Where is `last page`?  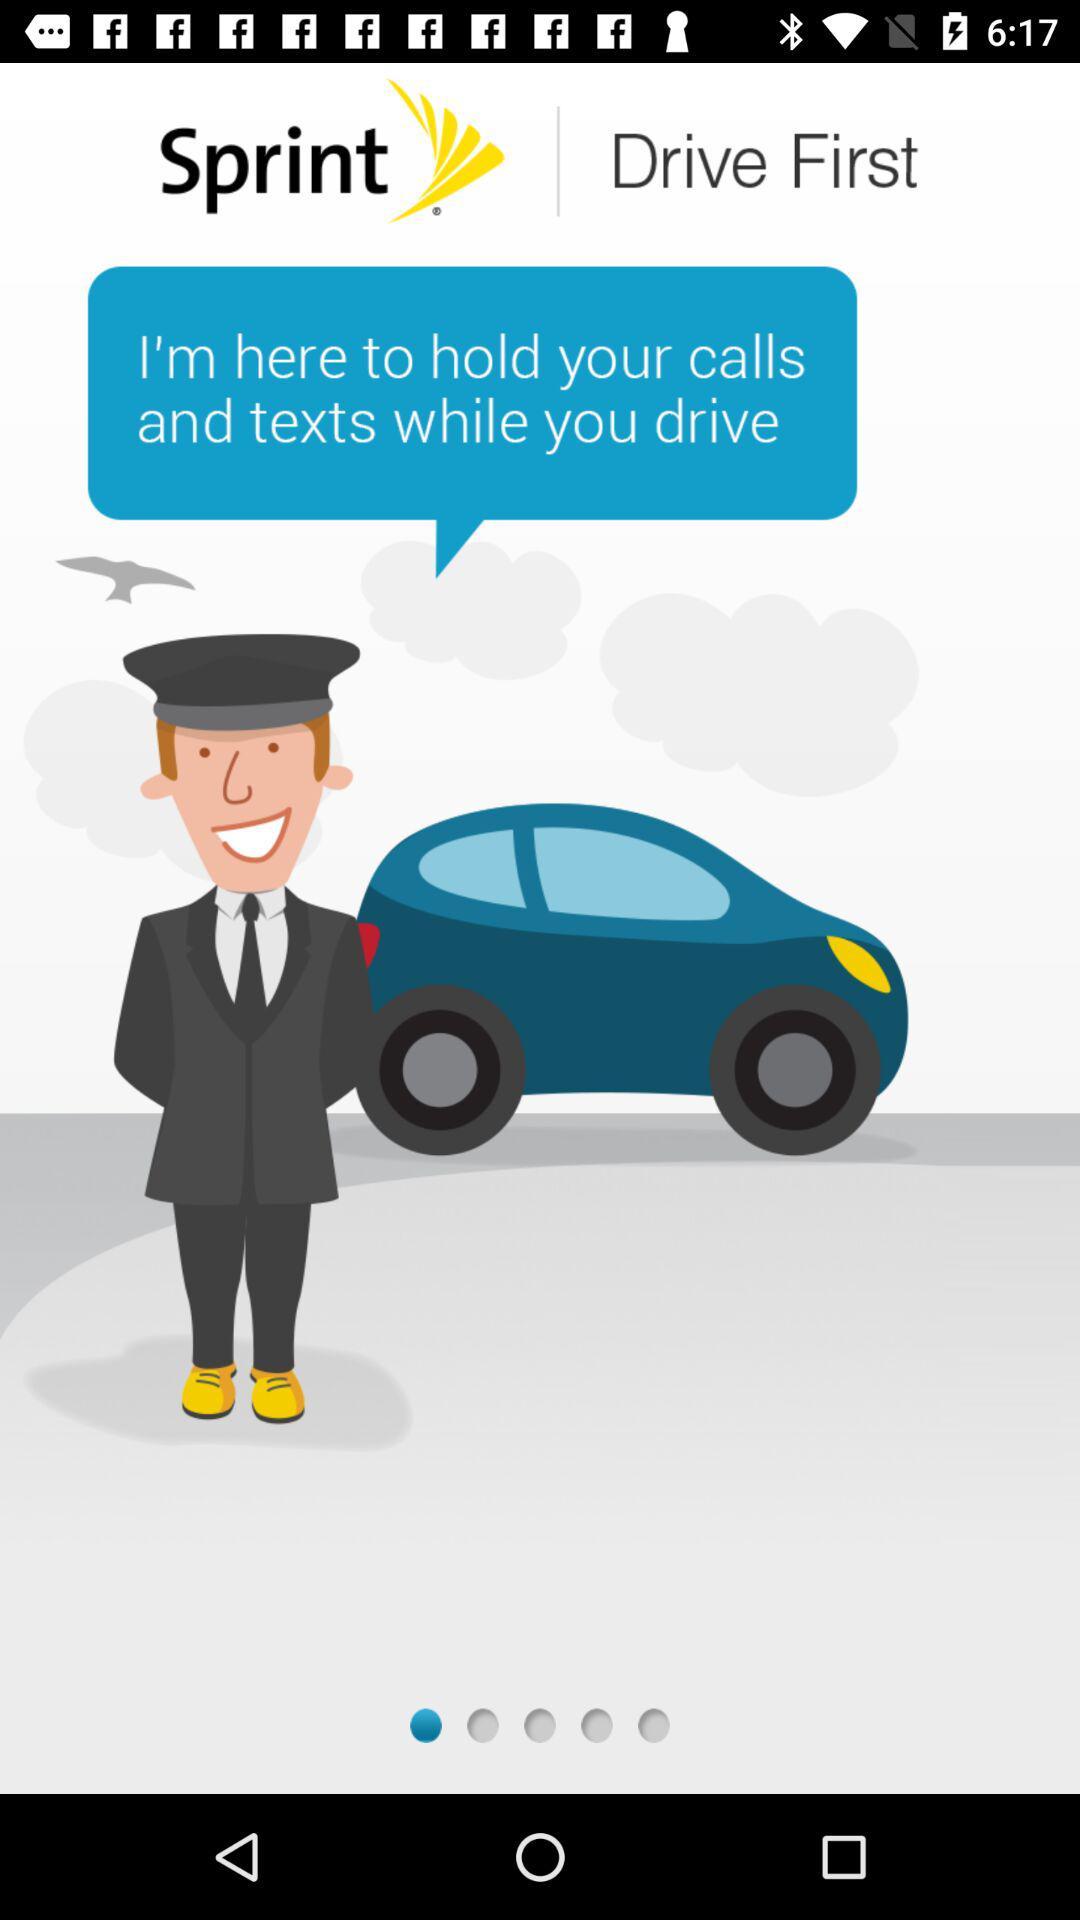
last page is located at coordinates (654, 1724).